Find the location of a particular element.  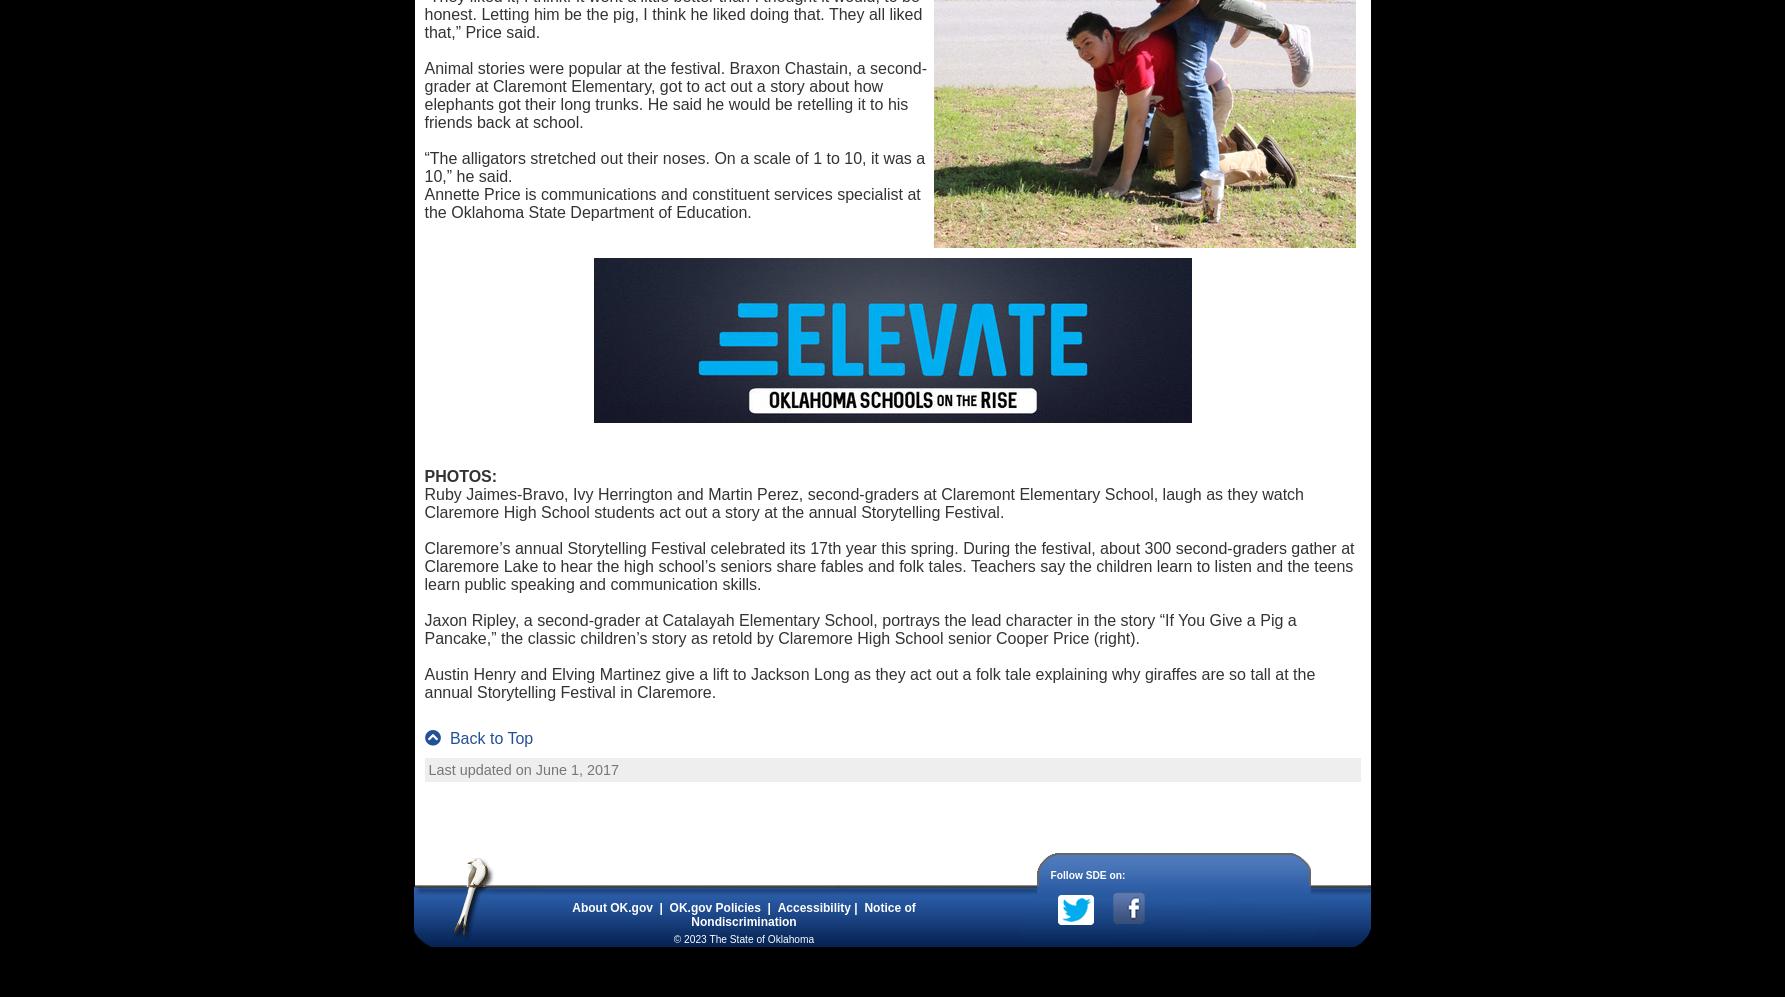

'Animal stories were popular at the festival. Braxon Chastain, a second-grader at Claremont Elementary, got to act out a story about how elephants got their long trunks. He said he would be retelling it to his friends back at school.' is located at coordinates (674, 95).